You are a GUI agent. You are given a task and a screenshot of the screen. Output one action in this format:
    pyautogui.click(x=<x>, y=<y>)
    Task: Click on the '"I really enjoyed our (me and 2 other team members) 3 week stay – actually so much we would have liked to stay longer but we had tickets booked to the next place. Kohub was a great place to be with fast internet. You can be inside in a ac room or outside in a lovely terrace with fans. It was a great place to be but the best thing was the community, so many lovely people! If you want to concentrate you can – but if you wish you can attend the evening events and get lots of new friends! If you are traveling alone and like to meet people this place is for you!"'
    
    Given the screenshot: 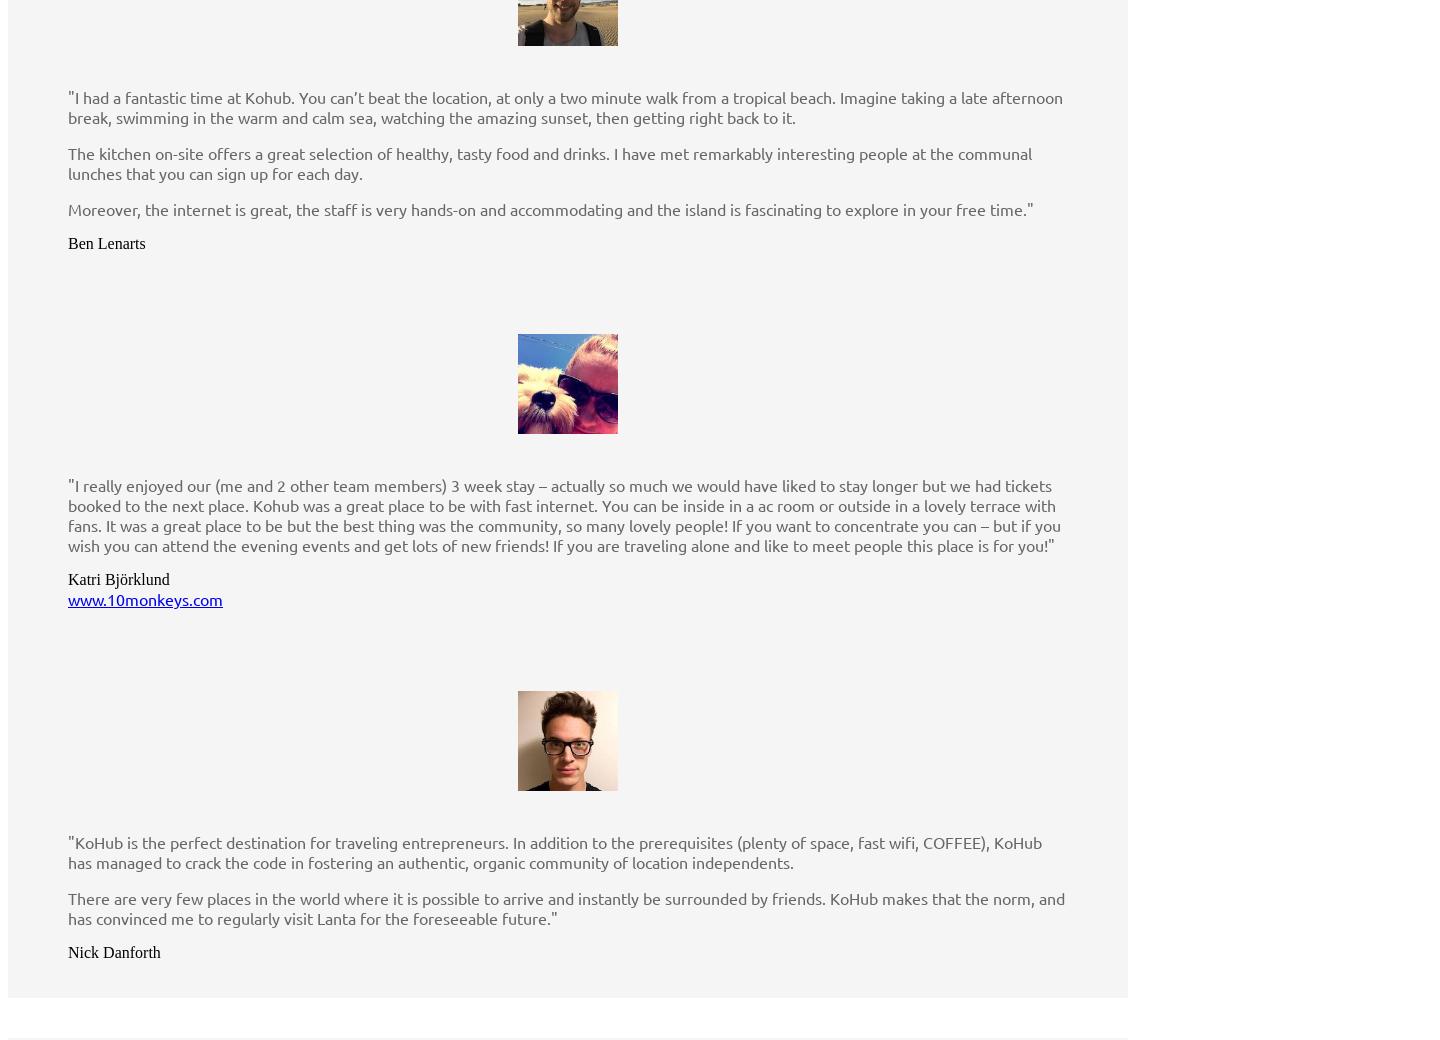 What is the action you would take?
    pyautogui.click(x=564, y=515)
    